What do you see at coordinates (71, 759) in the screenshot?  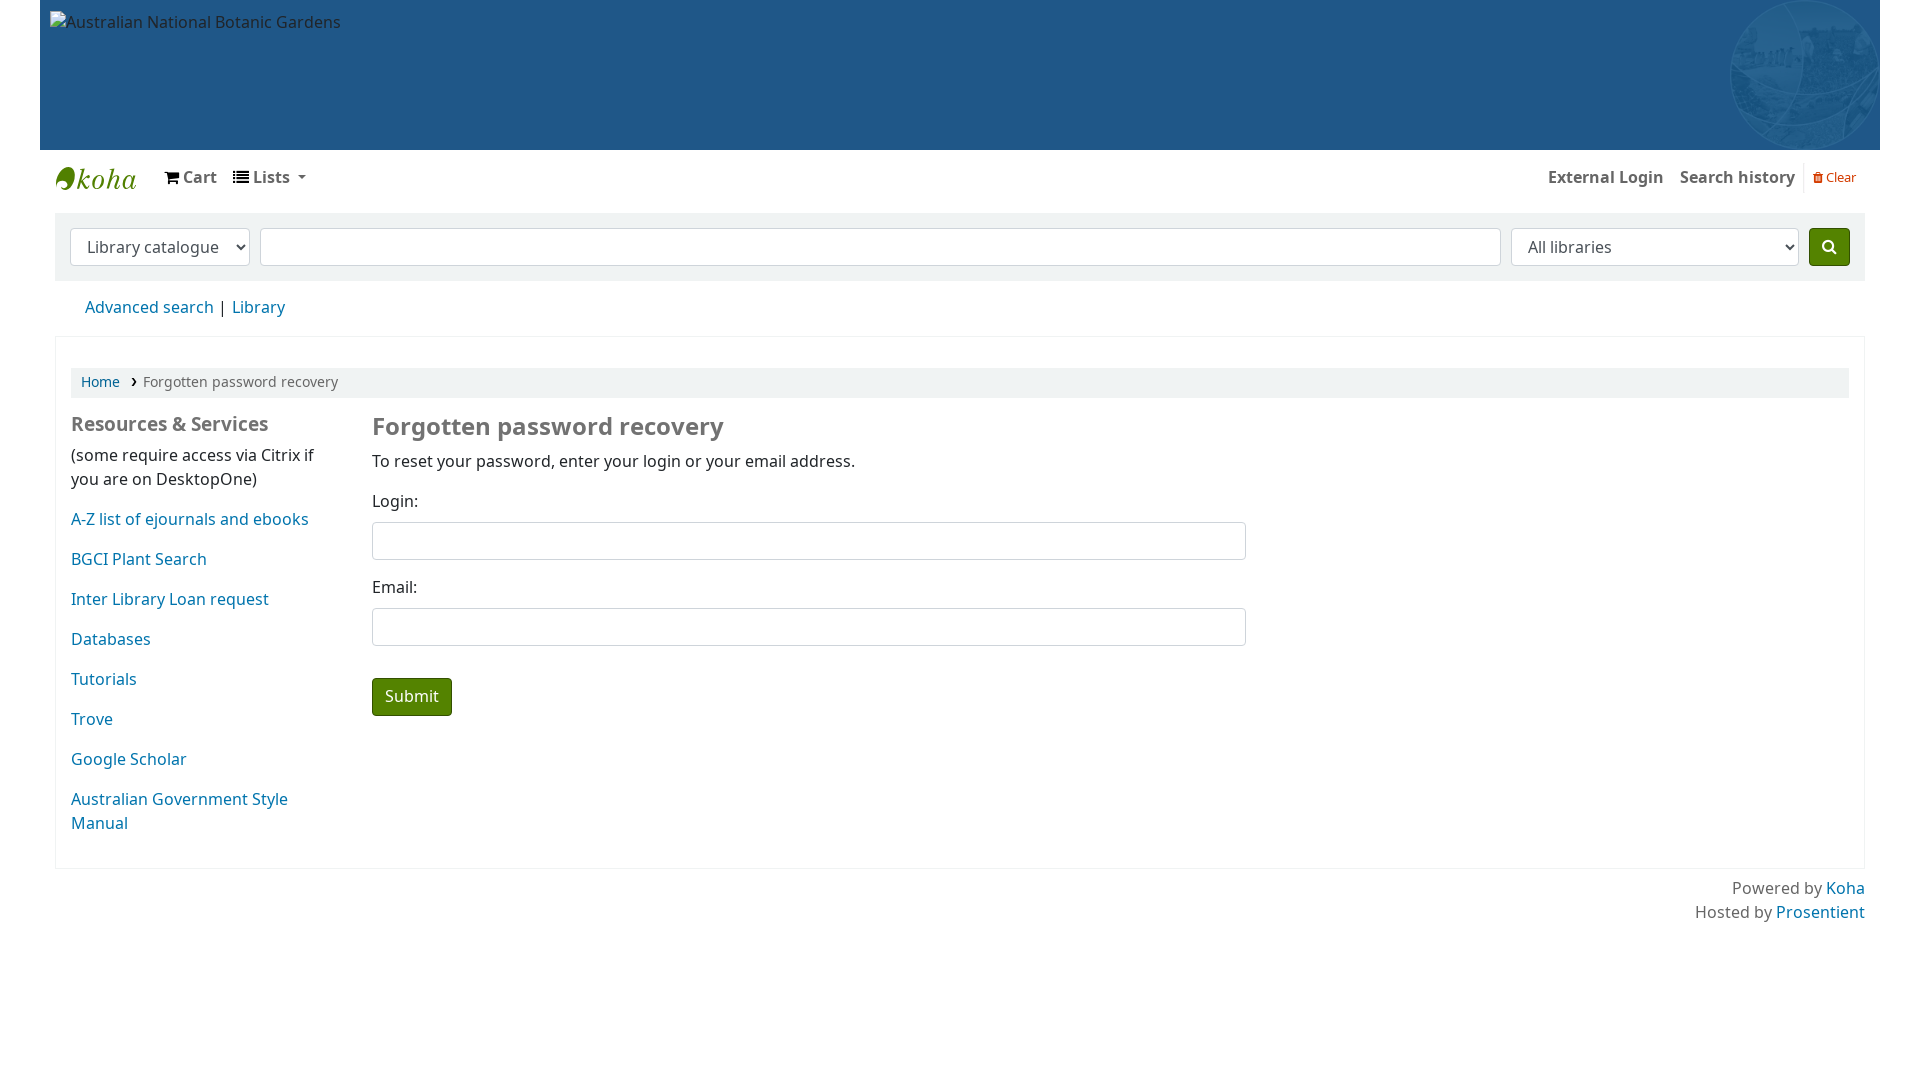 I see `'Google Scholar'` at bounding box center [71, 759].